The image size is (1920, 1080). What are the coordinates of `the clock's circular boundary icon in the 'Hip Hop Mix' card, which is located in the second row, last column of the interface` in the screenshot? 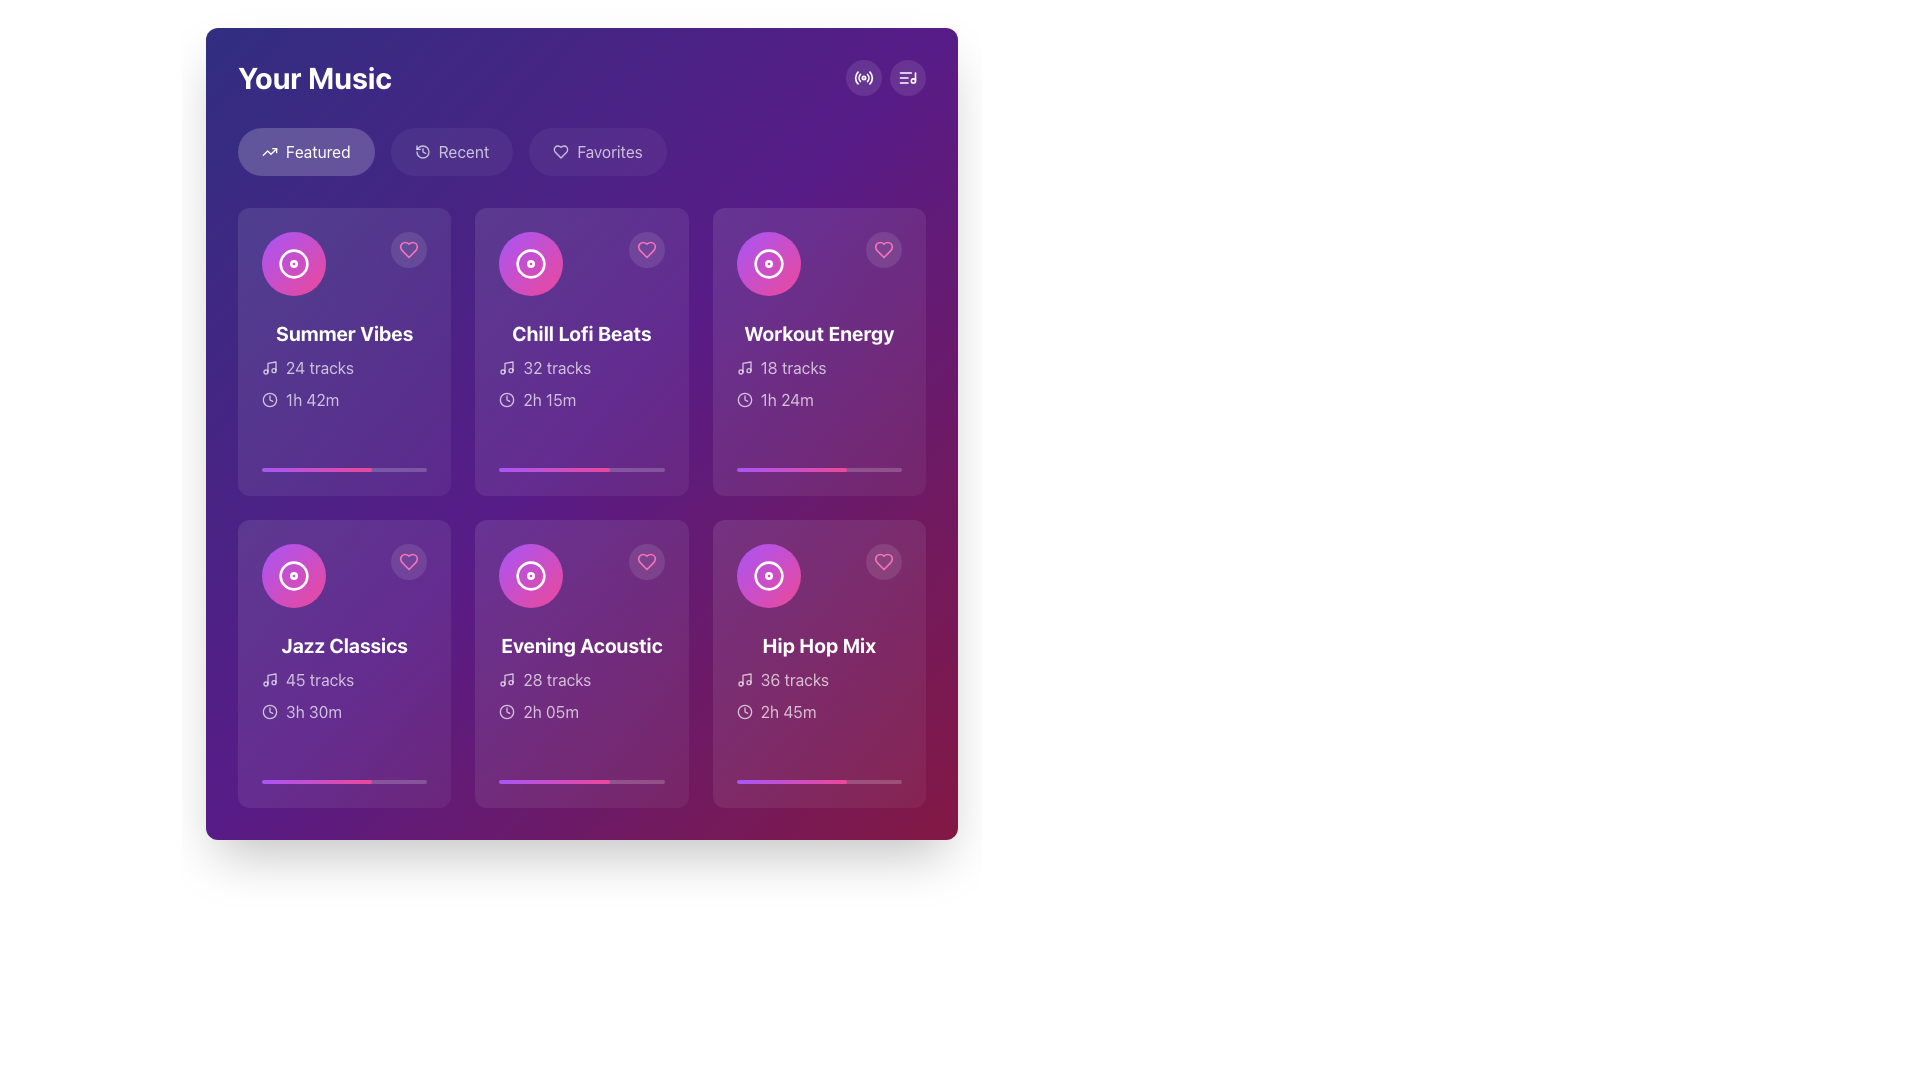 It's located at (743, 711).